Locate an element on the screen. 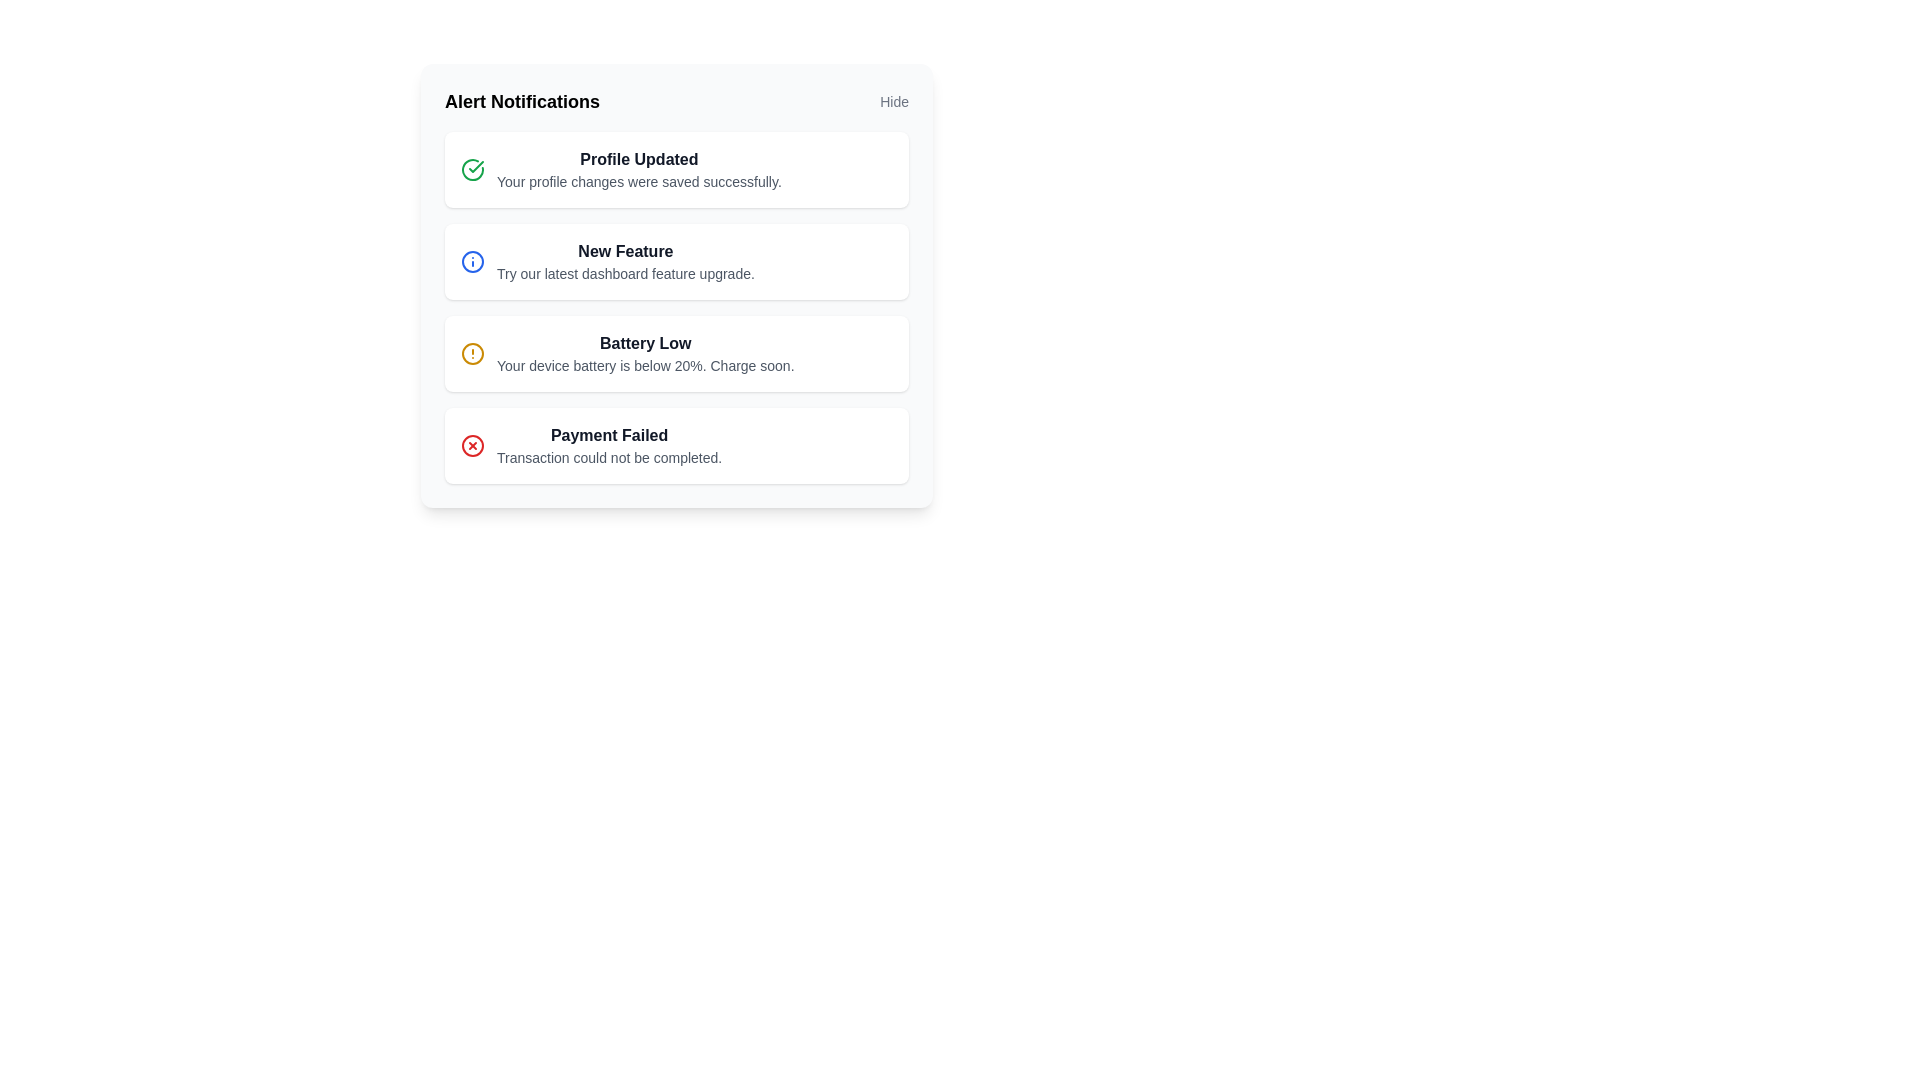 Image resolution: width=1920 pixels, height=1080 pixels. the notification panel with a light gray background and rounded corners that contains 'Alert Notifications' is located at coordinates (676, 285).